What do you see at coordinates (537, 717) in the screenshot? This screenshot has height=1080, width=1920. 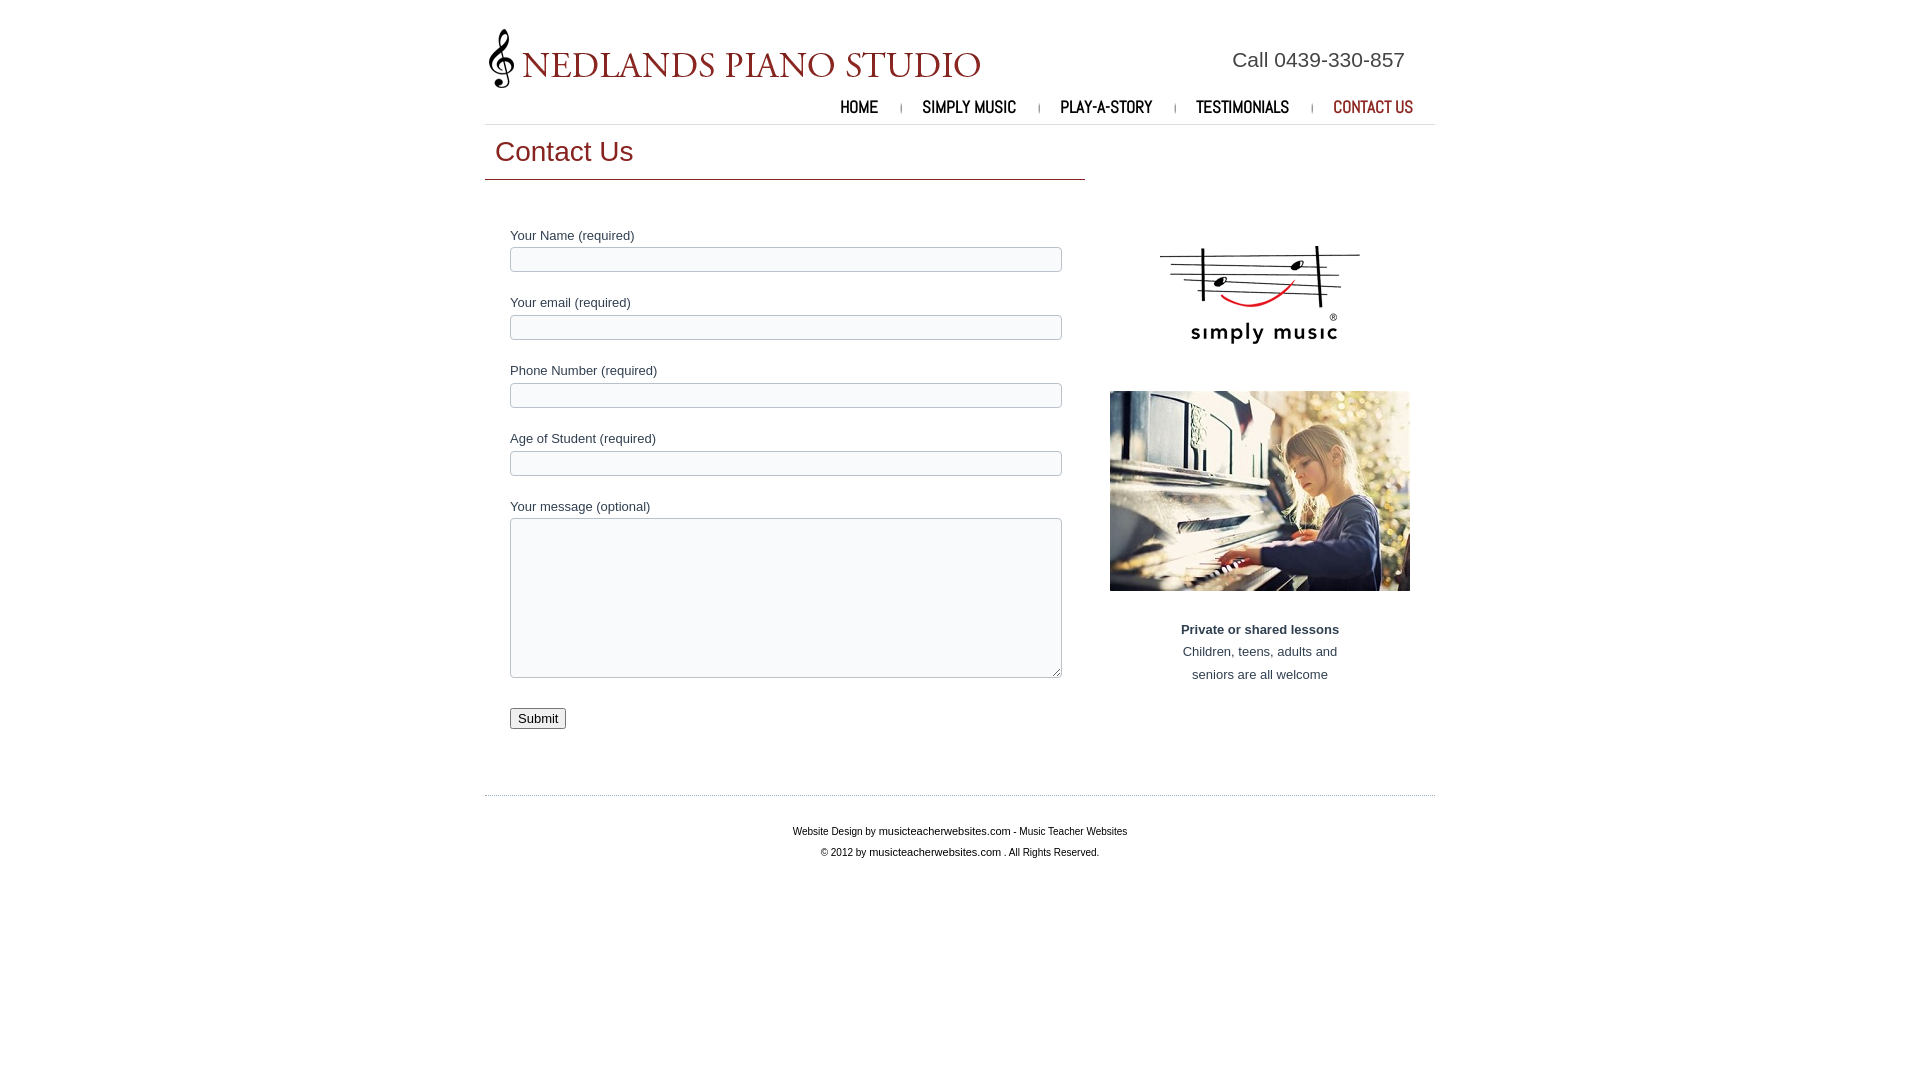 I see `'Submit'` at bounding box center [537, 717].